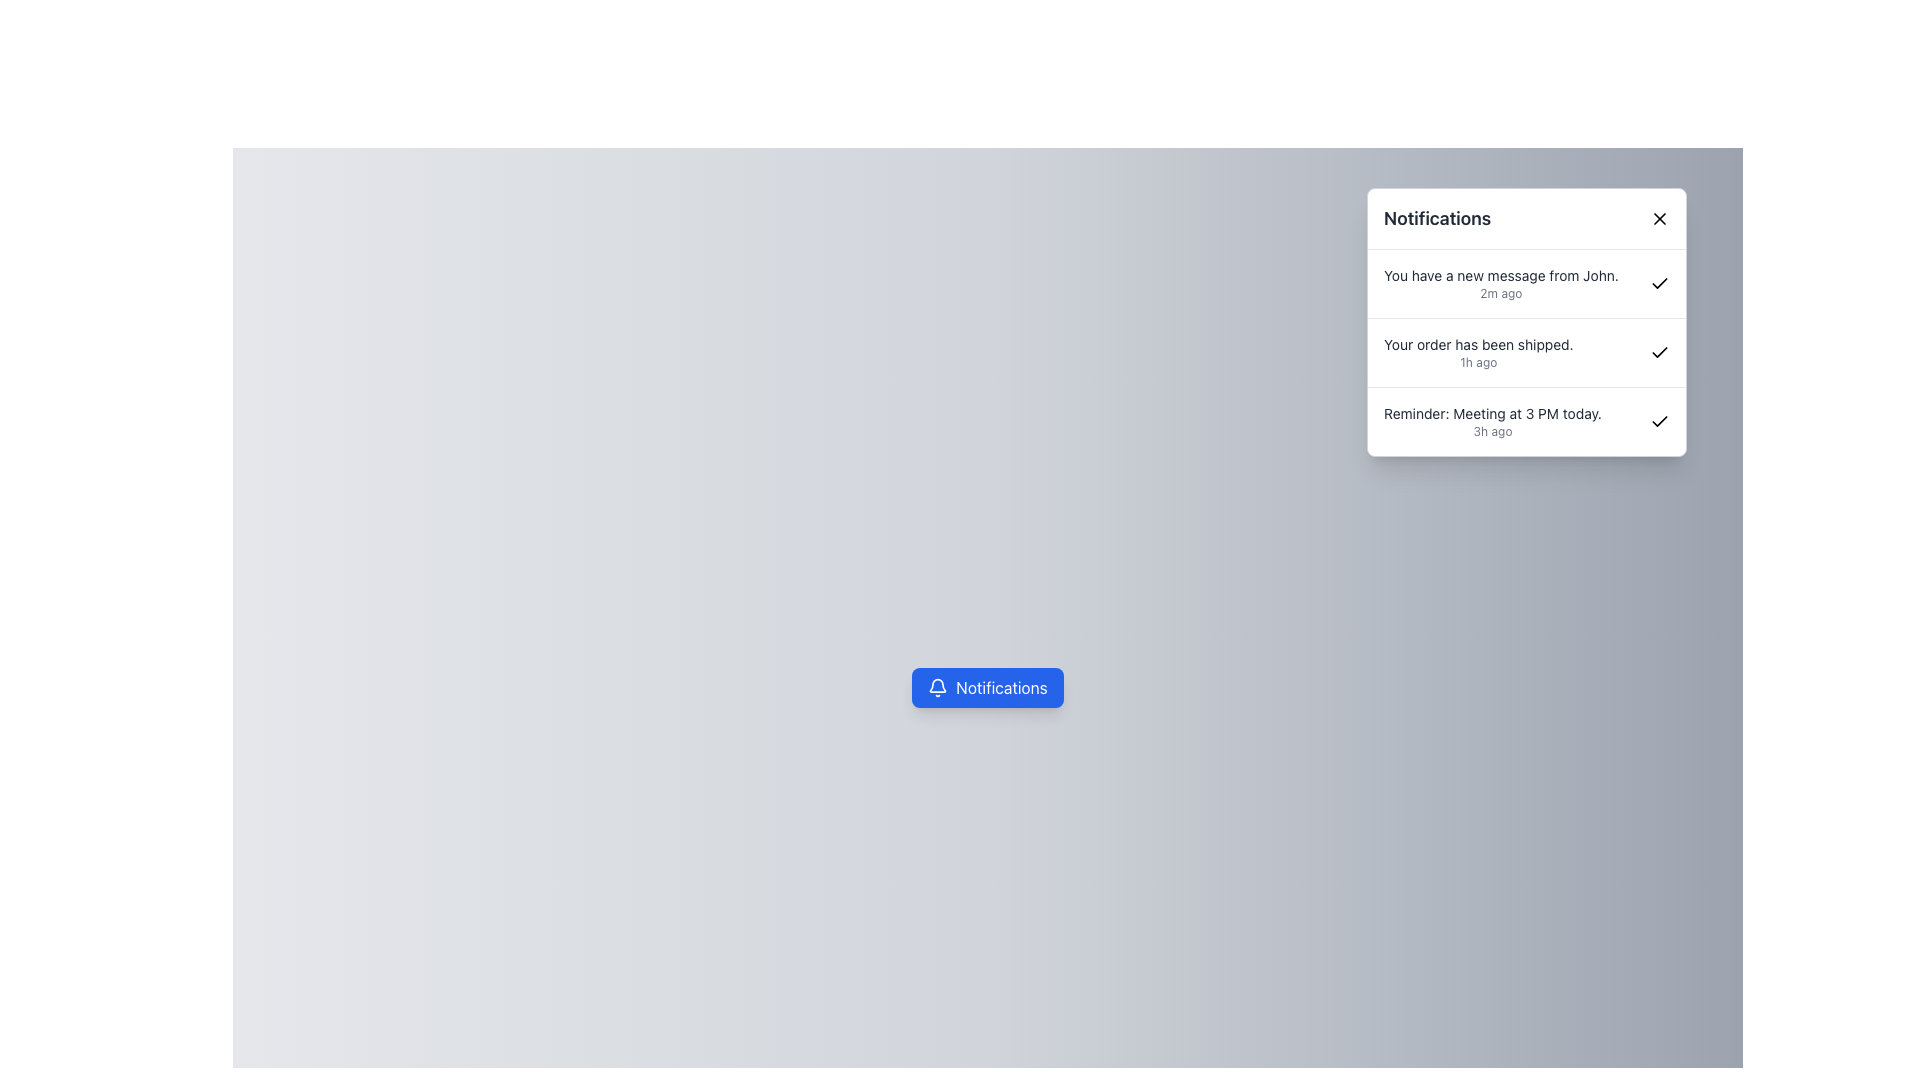 The width and height of the screenshot is (1920, 1080). What do you see at coordinates (1436, 219) in the screenshot?
I see `heading label for notifications located at the top-left corner of the popup, which informs users about the content of the notifications` at bounding box center [1436, 219].